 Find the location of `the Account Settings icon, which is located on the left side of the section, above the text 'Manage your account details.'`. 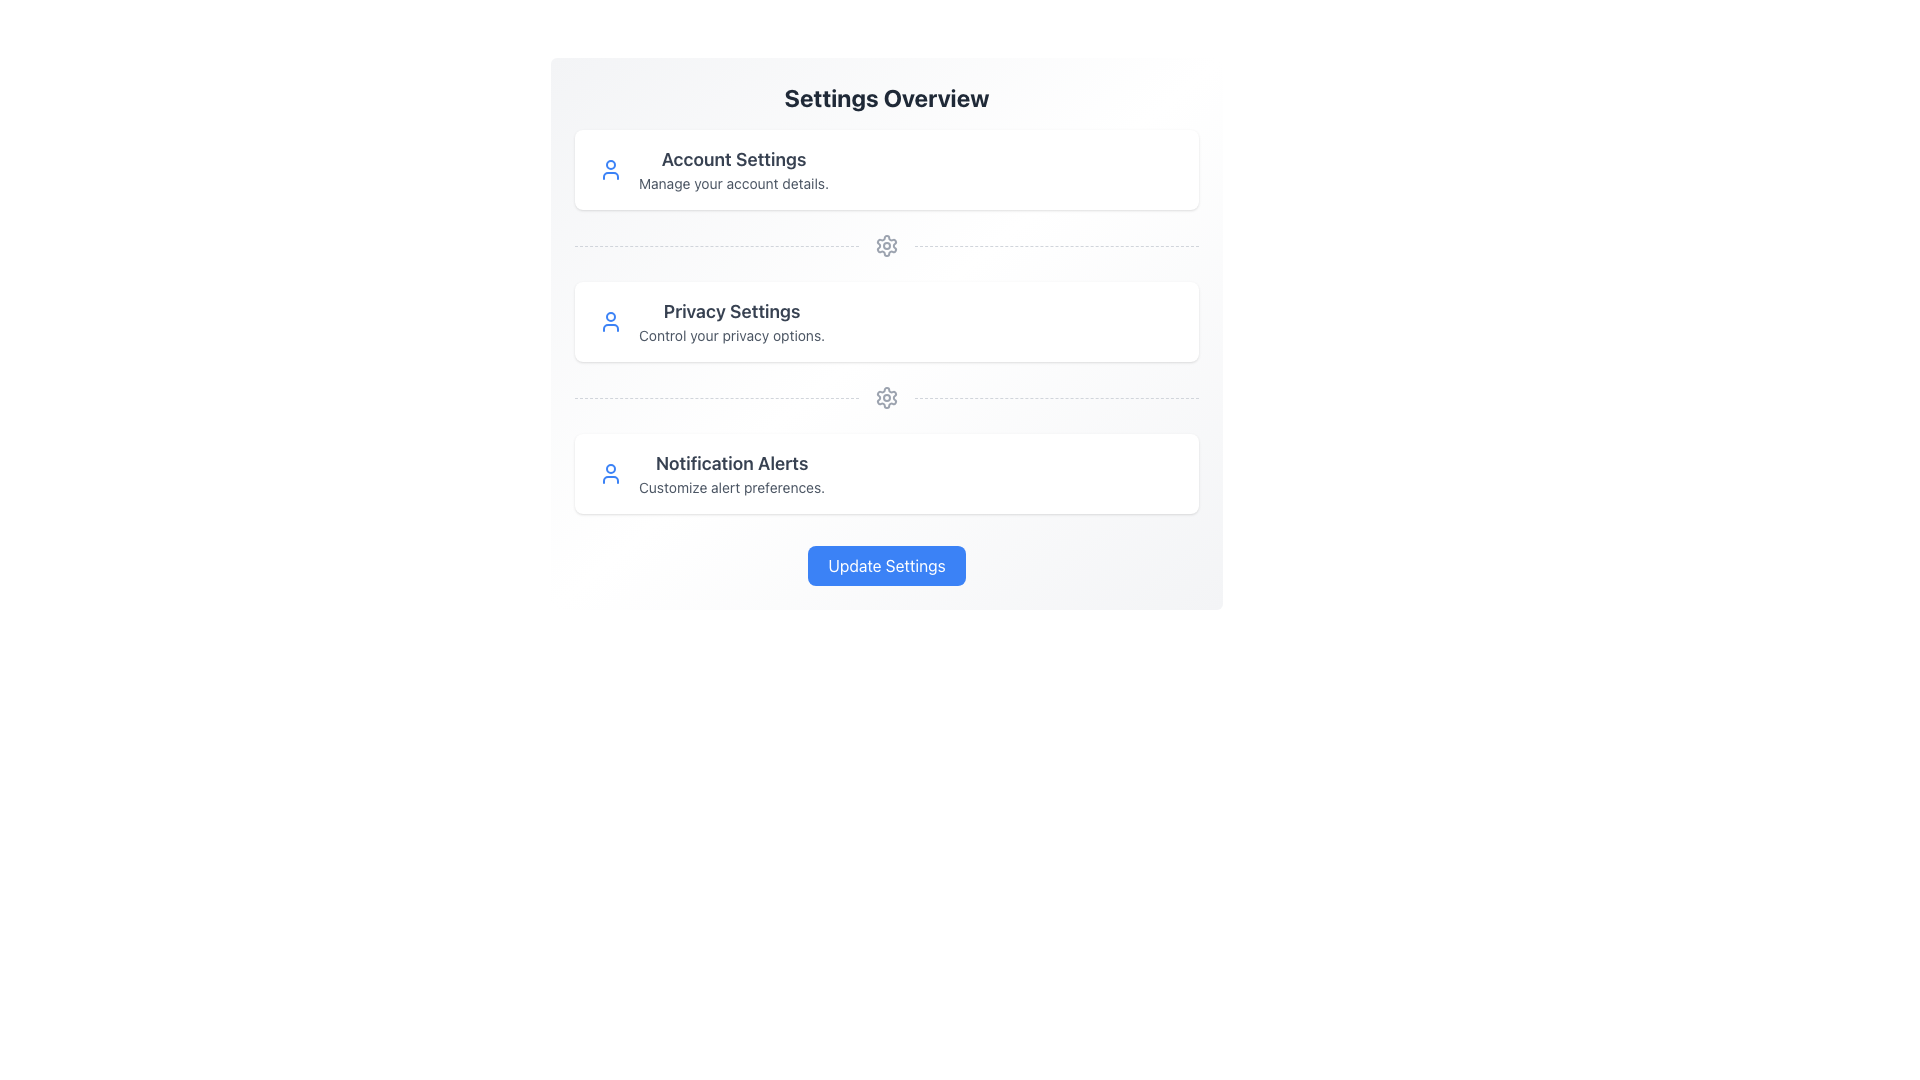

the Account Settings icon, which is located on the left side of the section, above the text 'Manage your account details.' is located at coordinates (609, 168).